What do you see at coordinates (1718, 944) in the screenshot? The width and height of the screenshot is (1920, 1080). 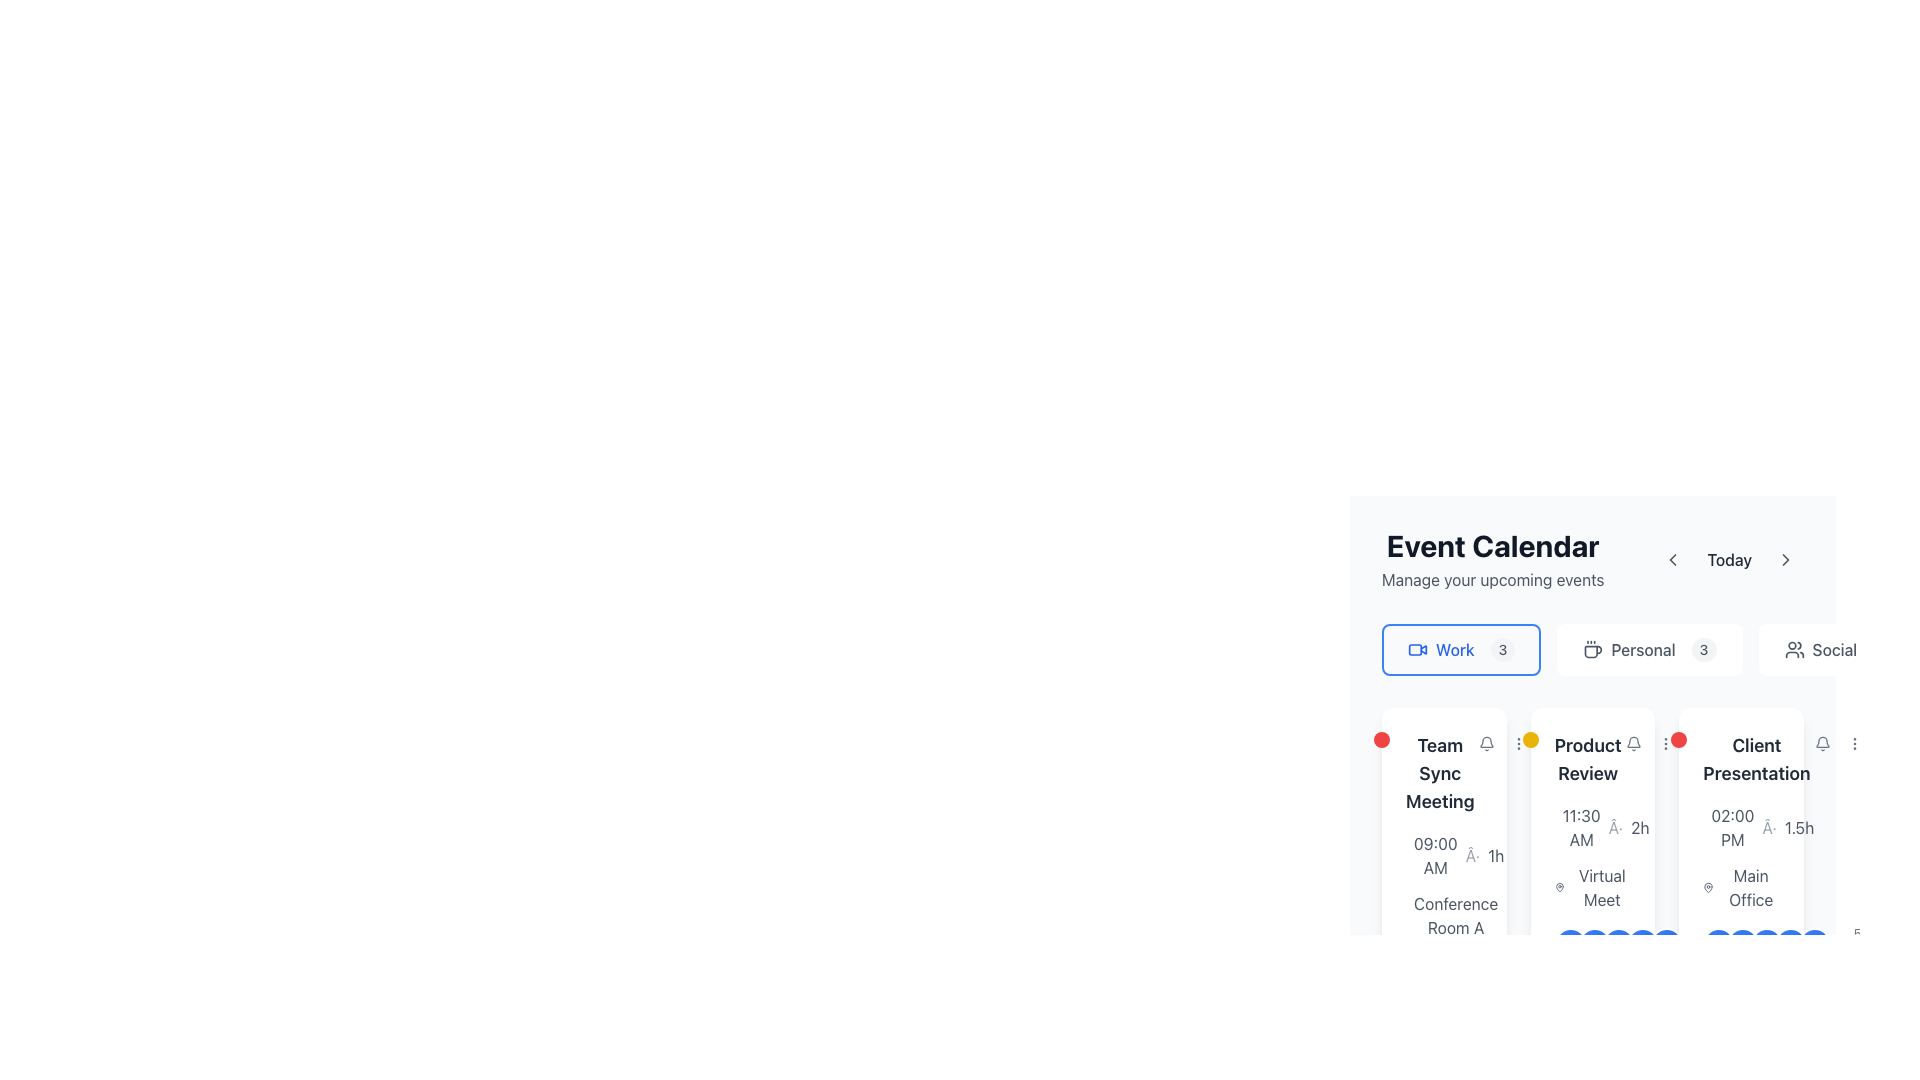 I see `the label 'A' which is centered within a blue gradient circular background in the bottom-right area of the 'Event Calendar' section` at bounding box center [1718, 944].